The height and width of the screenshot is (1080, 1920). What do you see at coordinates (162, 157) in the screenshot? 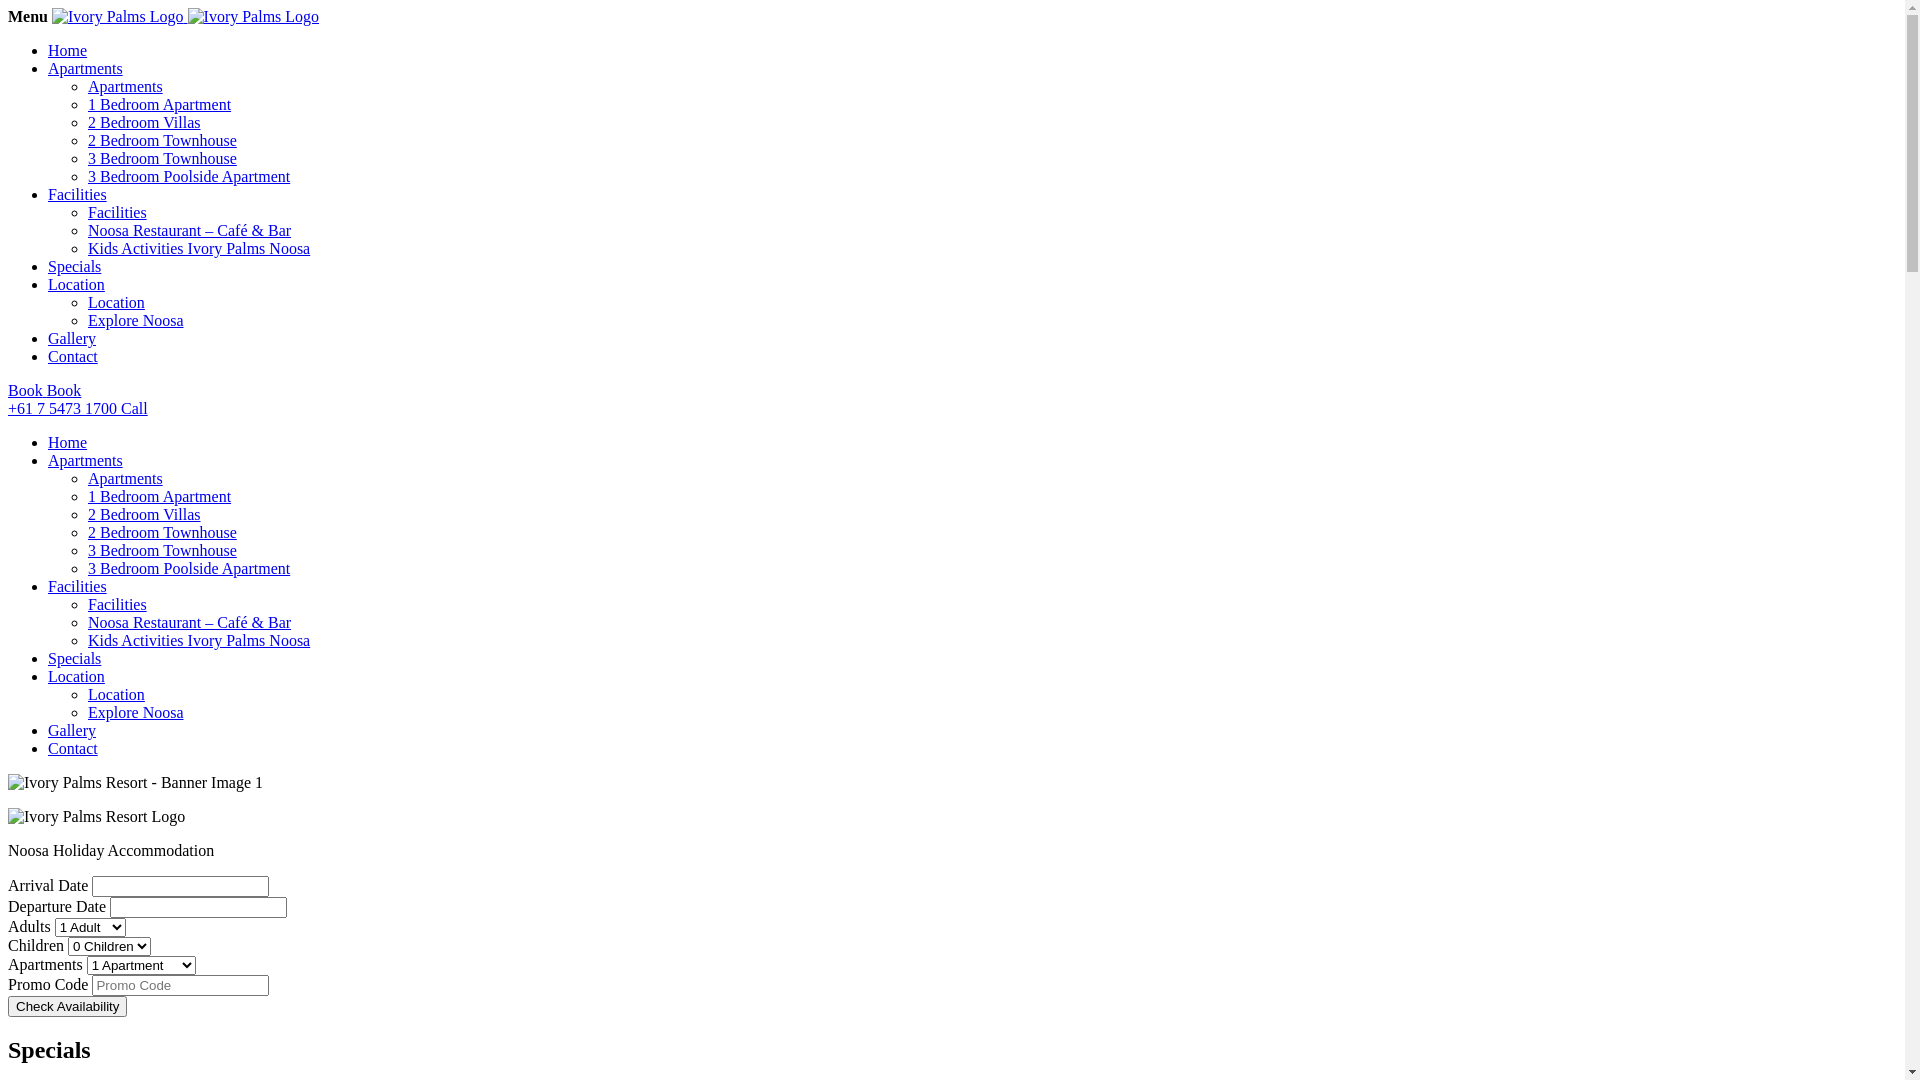
I see `'3 Bedroom Townhouse'` at bounding box center [162, 157].